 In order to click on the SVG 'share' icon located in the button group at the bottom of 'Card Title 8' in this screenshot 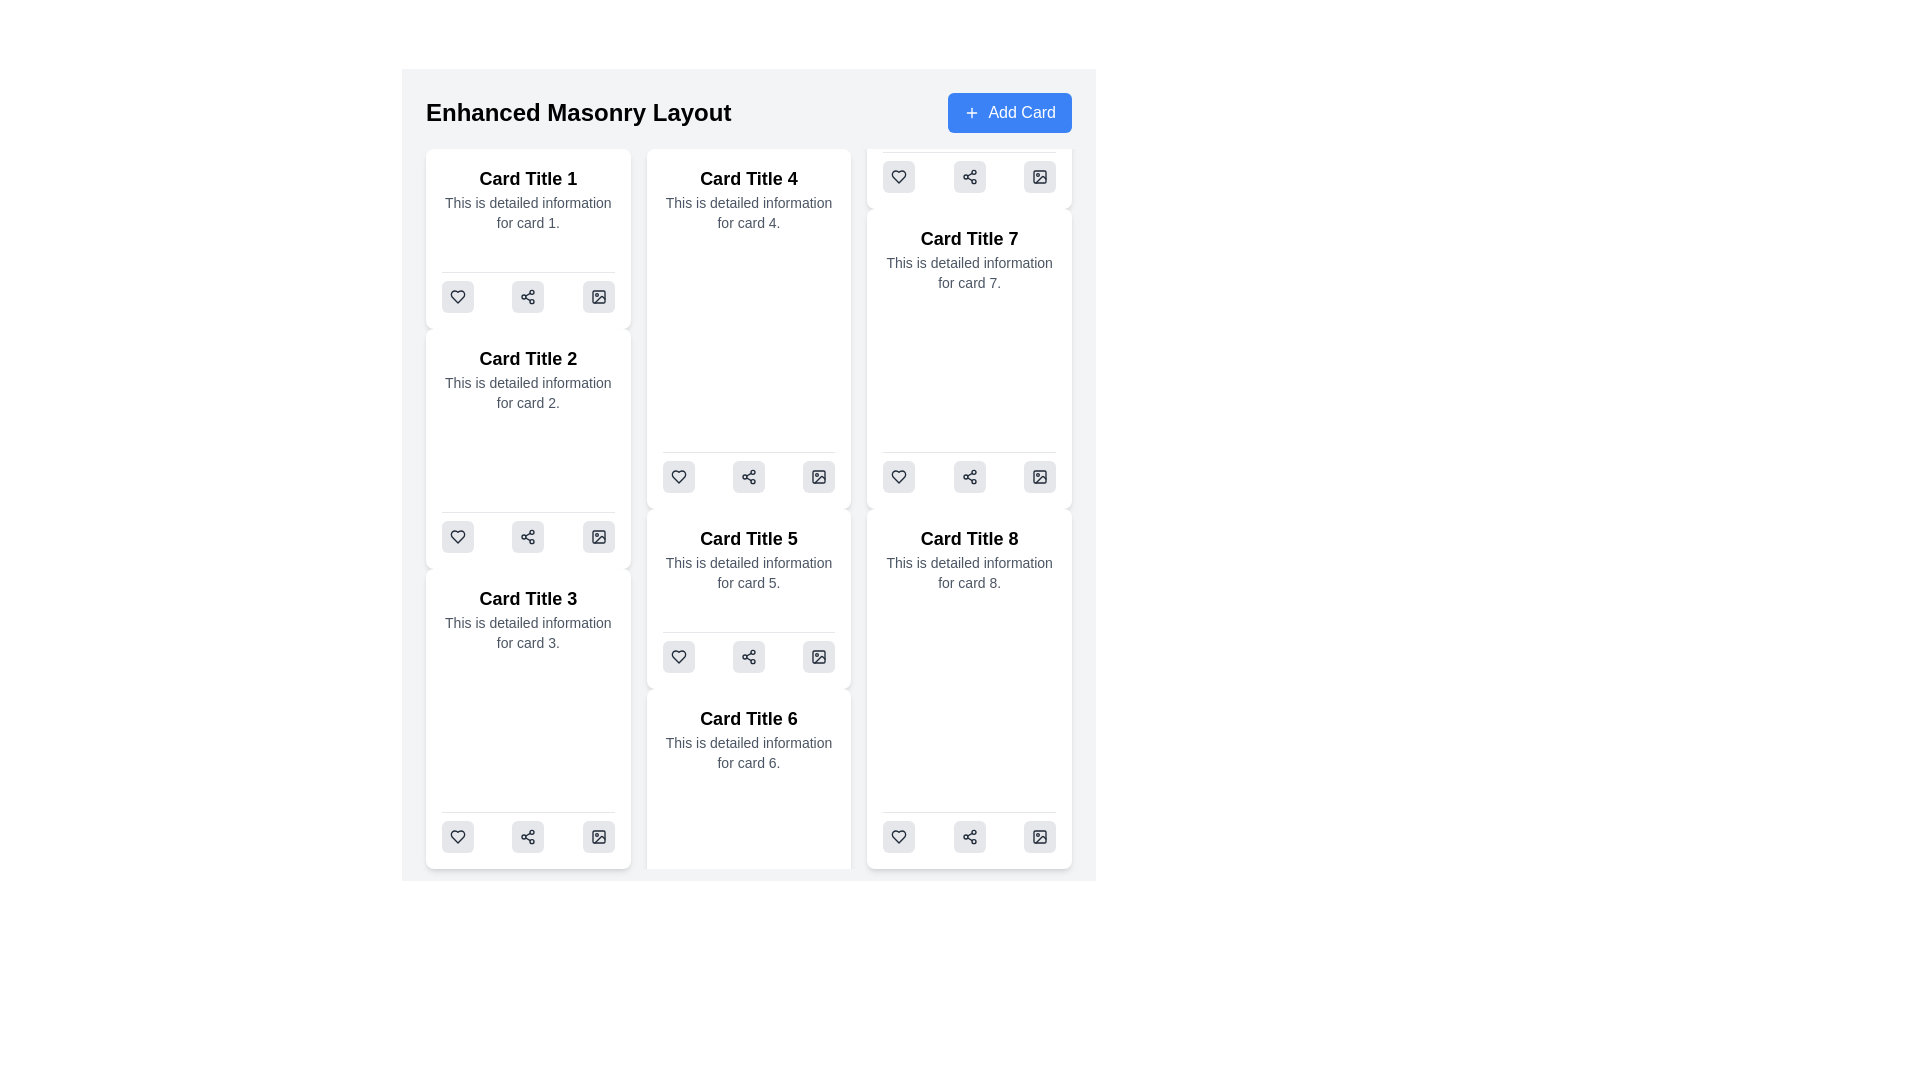, I will do `click(969, 477)`.